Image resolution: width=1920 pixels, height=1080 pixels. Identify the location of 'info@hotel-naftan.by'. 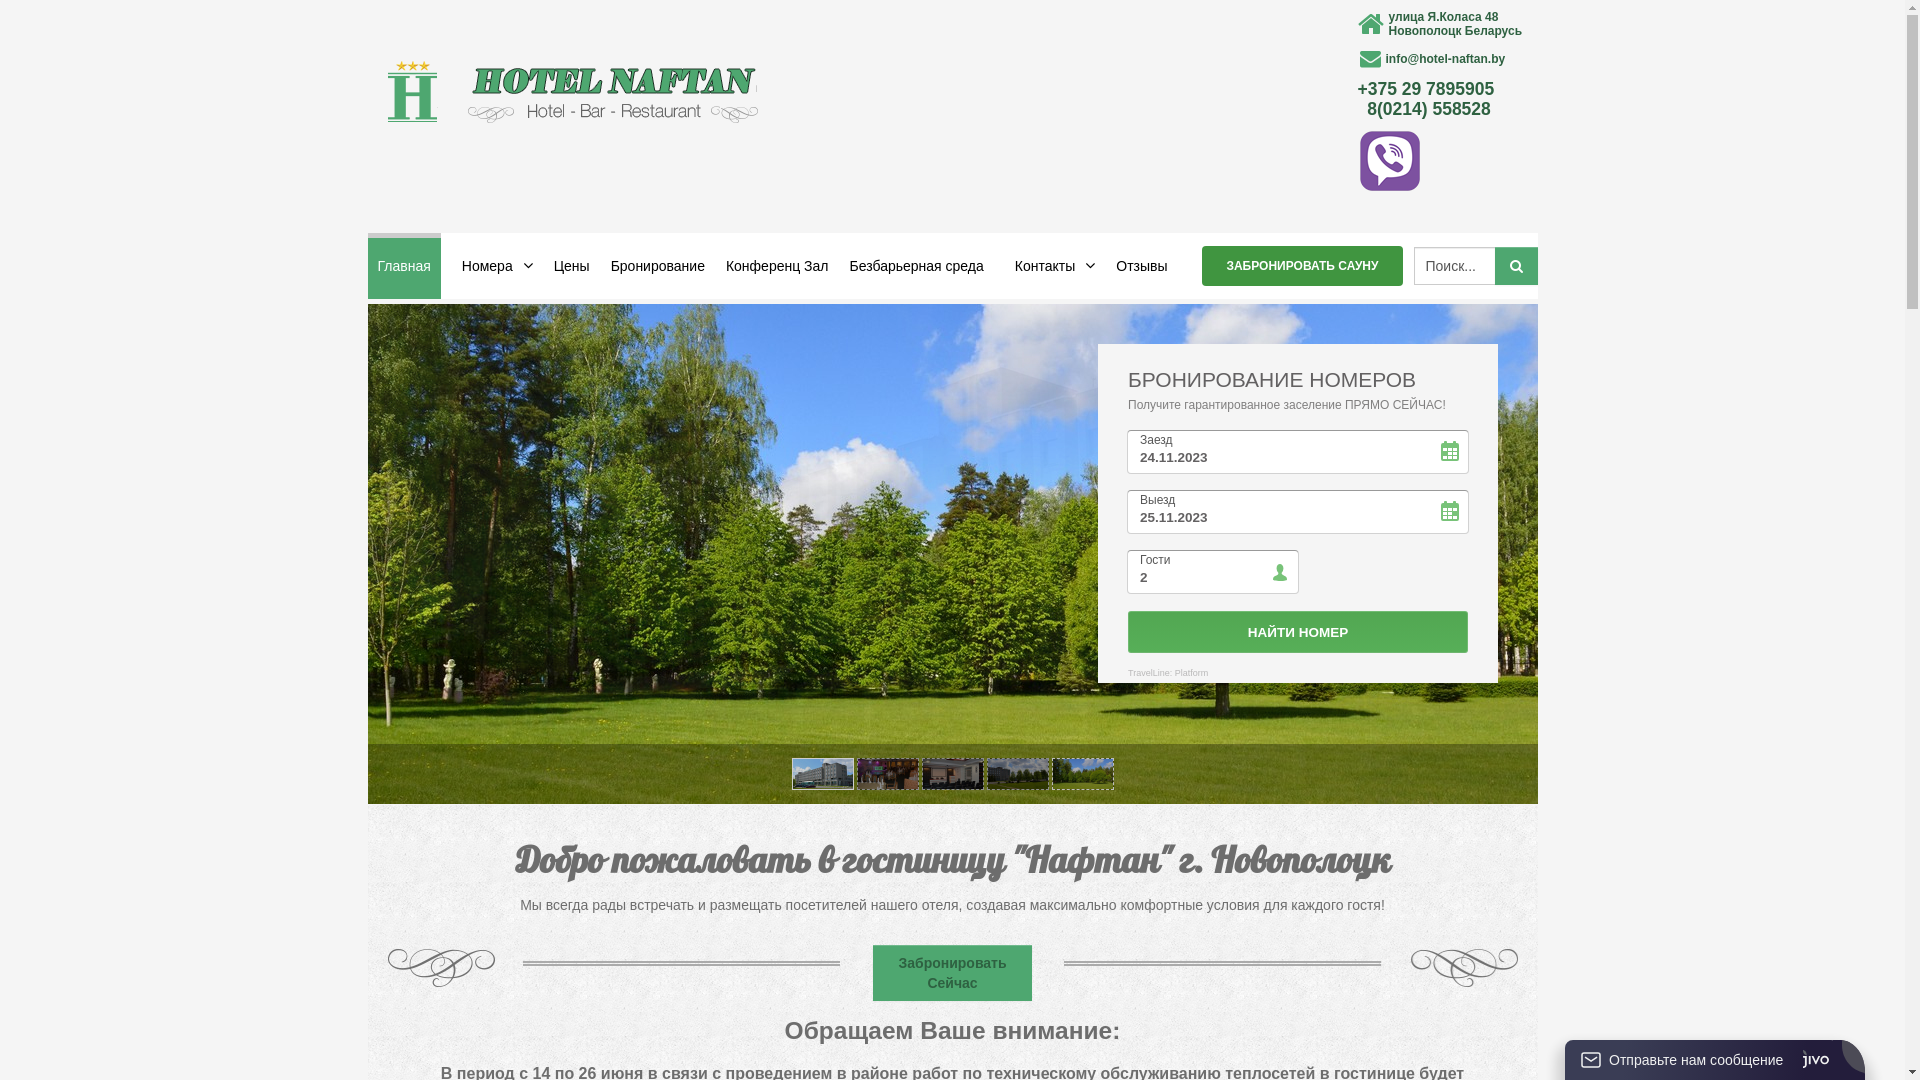
(1445, 57).